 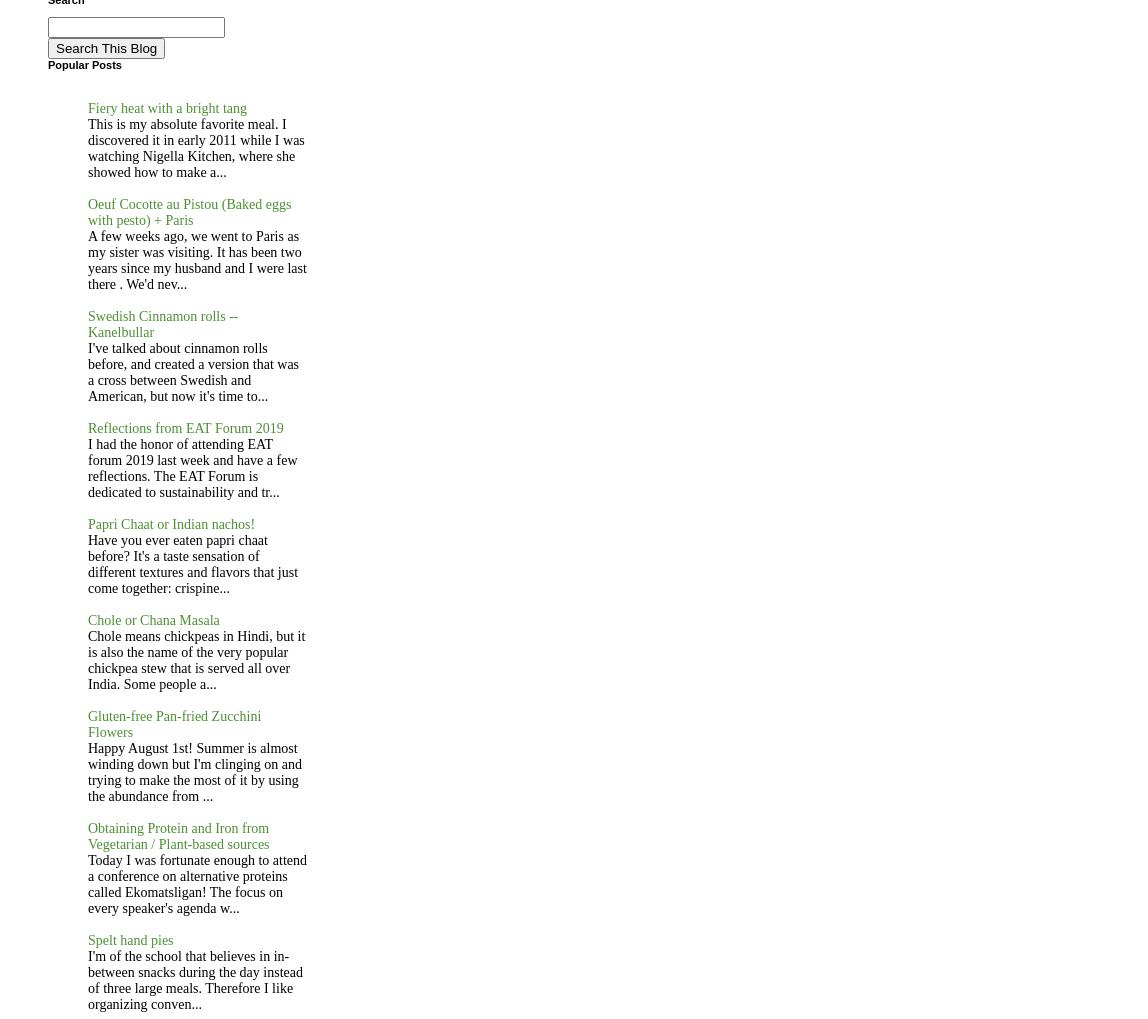 I want to click on 'I had the honor of attending EAT forum 2019 last week and have a few reflections.   The EAT Forum is dedicated to sustainability and tr...', so click(x=192, y=466).